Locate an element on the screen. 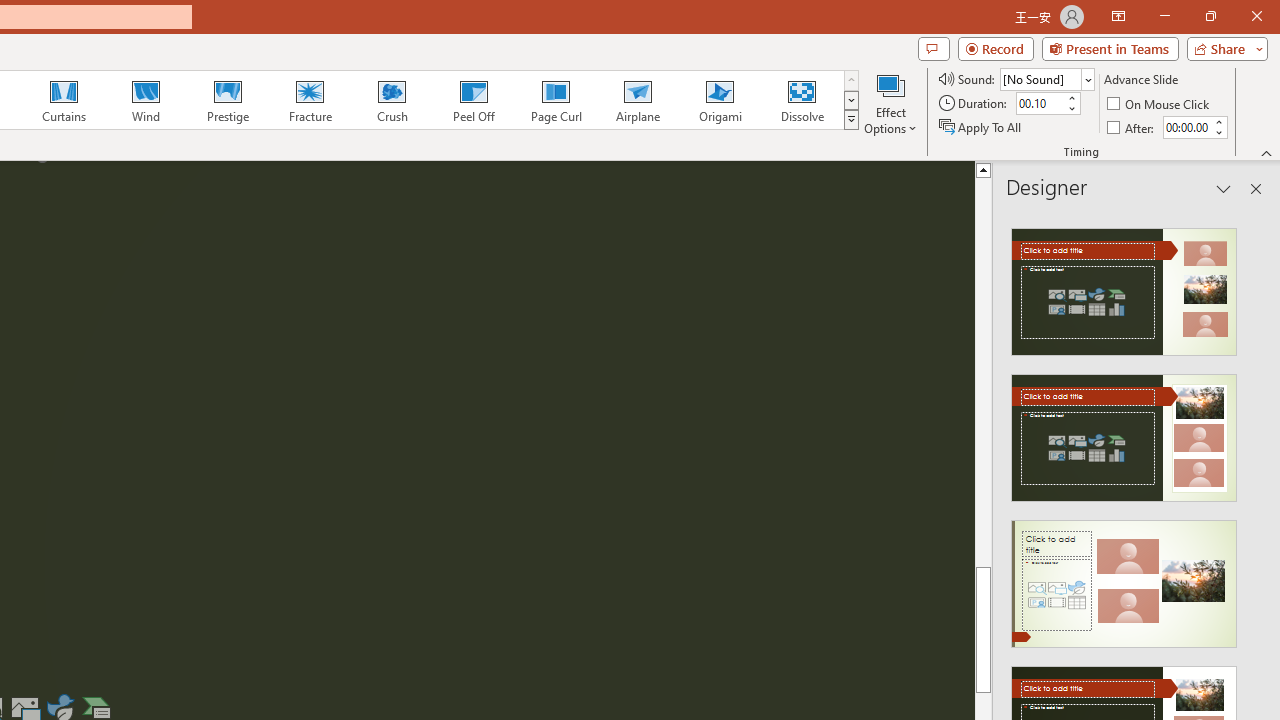 This screenshot has height=720, width=1280. 'Fracture' is located at coordinates (308, 100).